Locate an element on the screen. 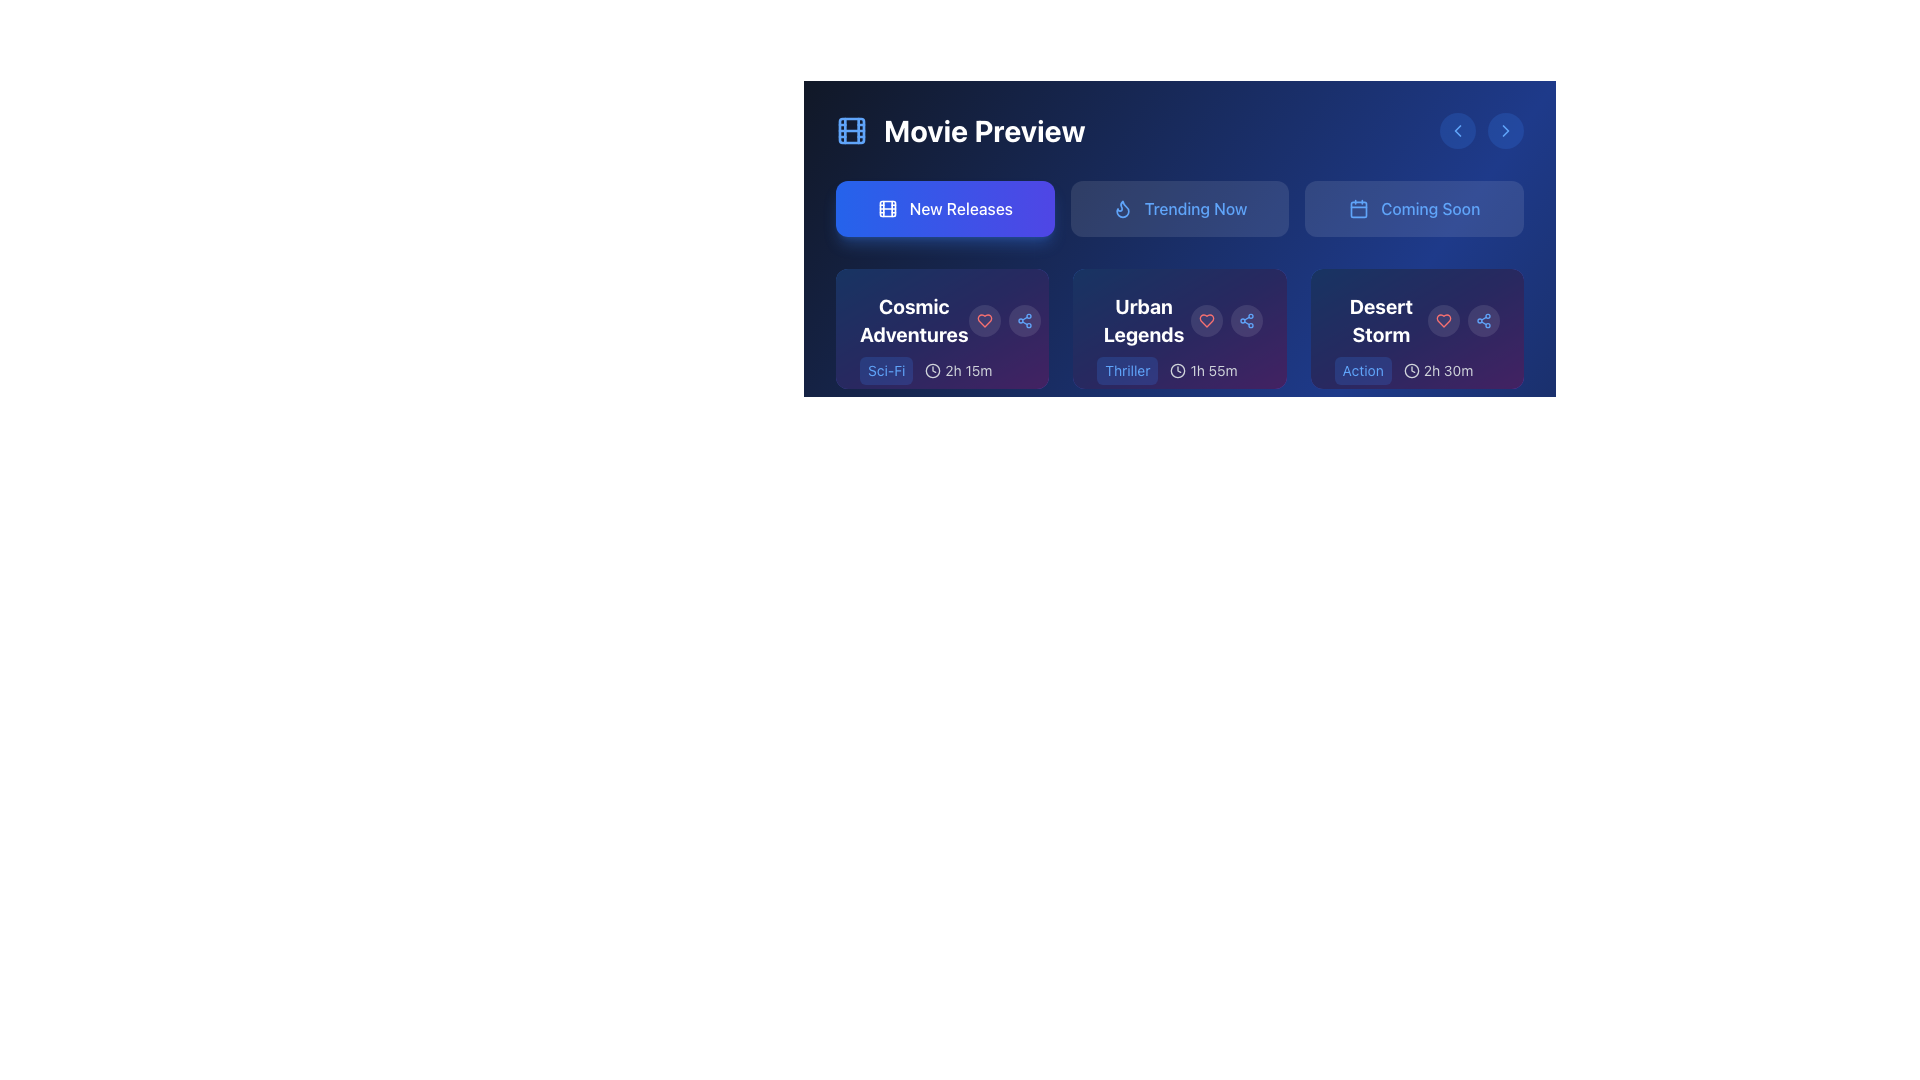  the duration icon located at the bottom-left section of the 'Cosmic Adventures' movie card, adjacent to the '2h 15m' duration label is located at coordinates (932, 370).